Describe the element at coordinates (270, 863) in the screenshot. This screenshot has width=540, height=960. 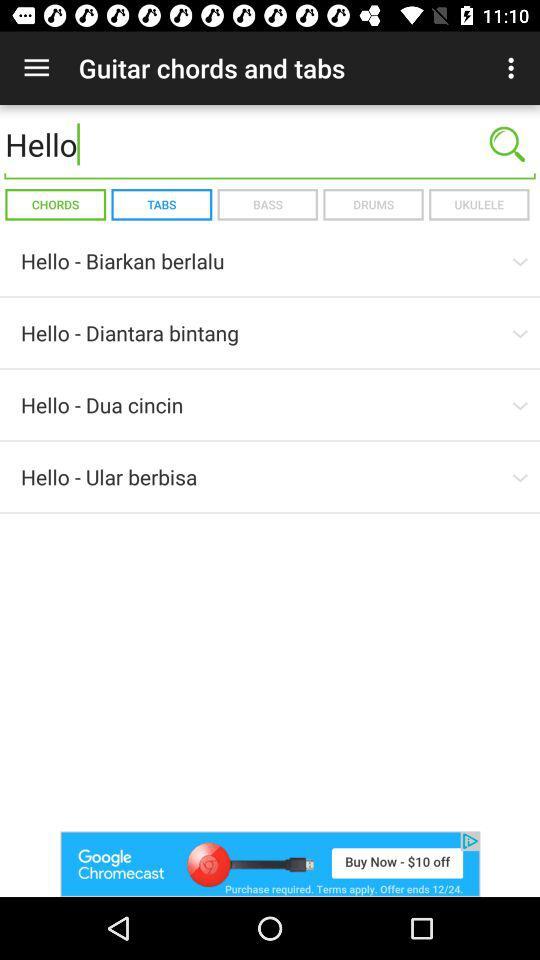
I see `advertisement link` at that location.